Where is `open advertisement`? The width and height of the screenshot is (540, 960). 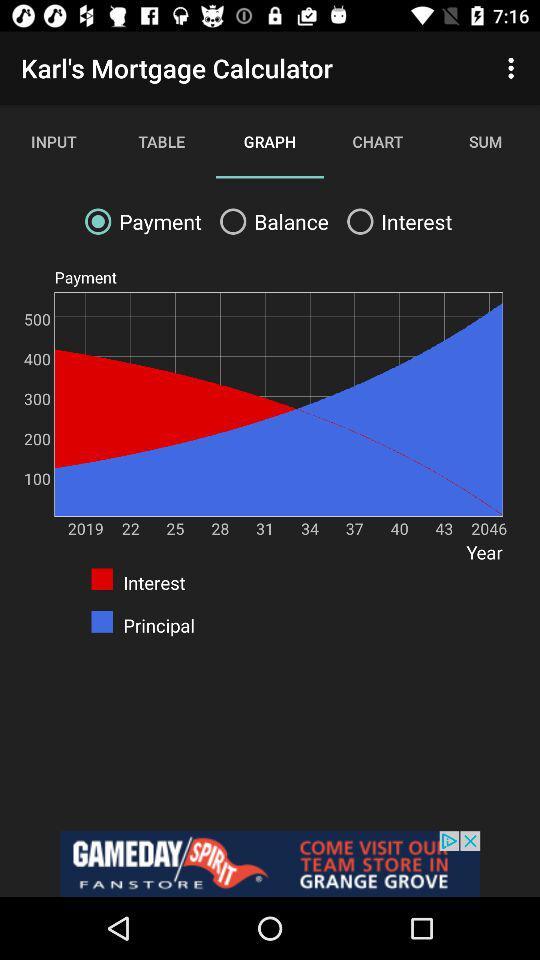 open advertisement is located at coordinates (270, 863).